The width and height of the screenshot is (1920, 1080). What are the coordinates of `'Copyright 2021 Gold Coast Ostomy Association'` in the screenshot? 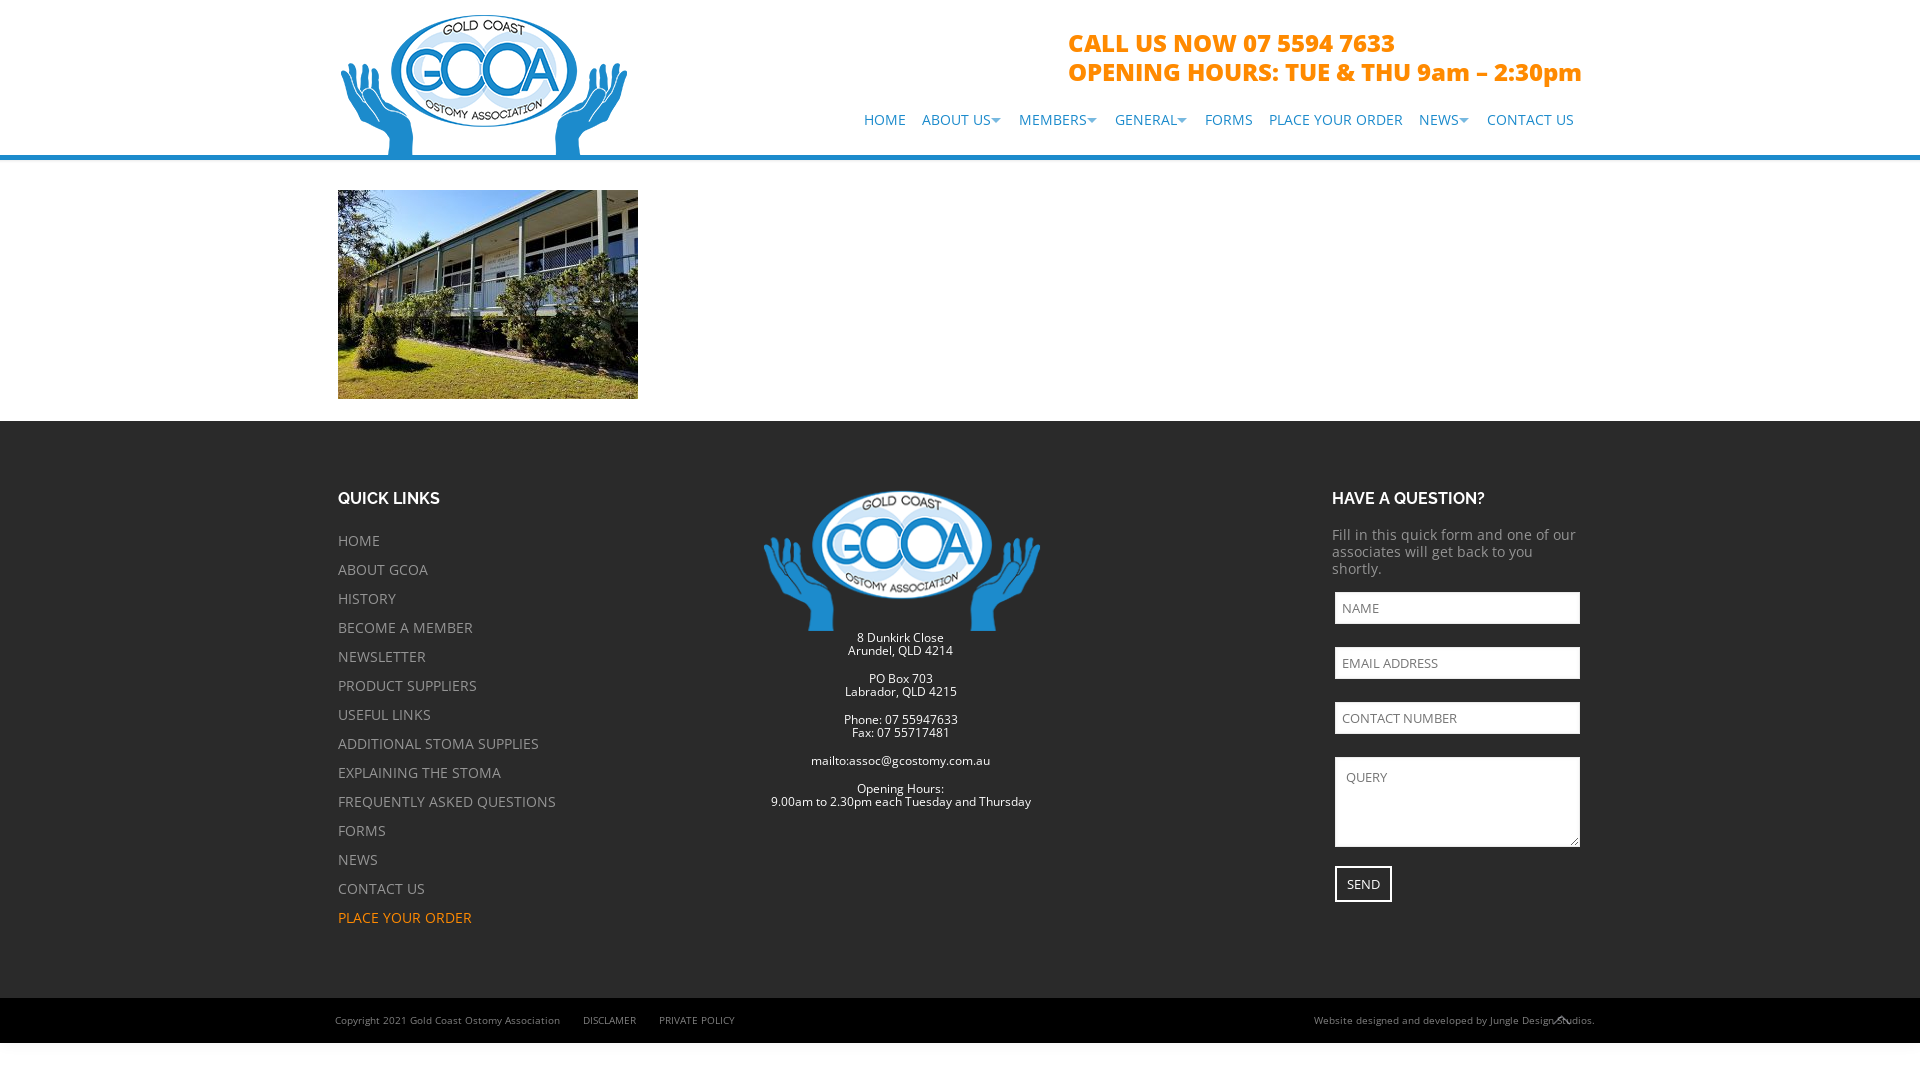 It's located at (325, 1019).